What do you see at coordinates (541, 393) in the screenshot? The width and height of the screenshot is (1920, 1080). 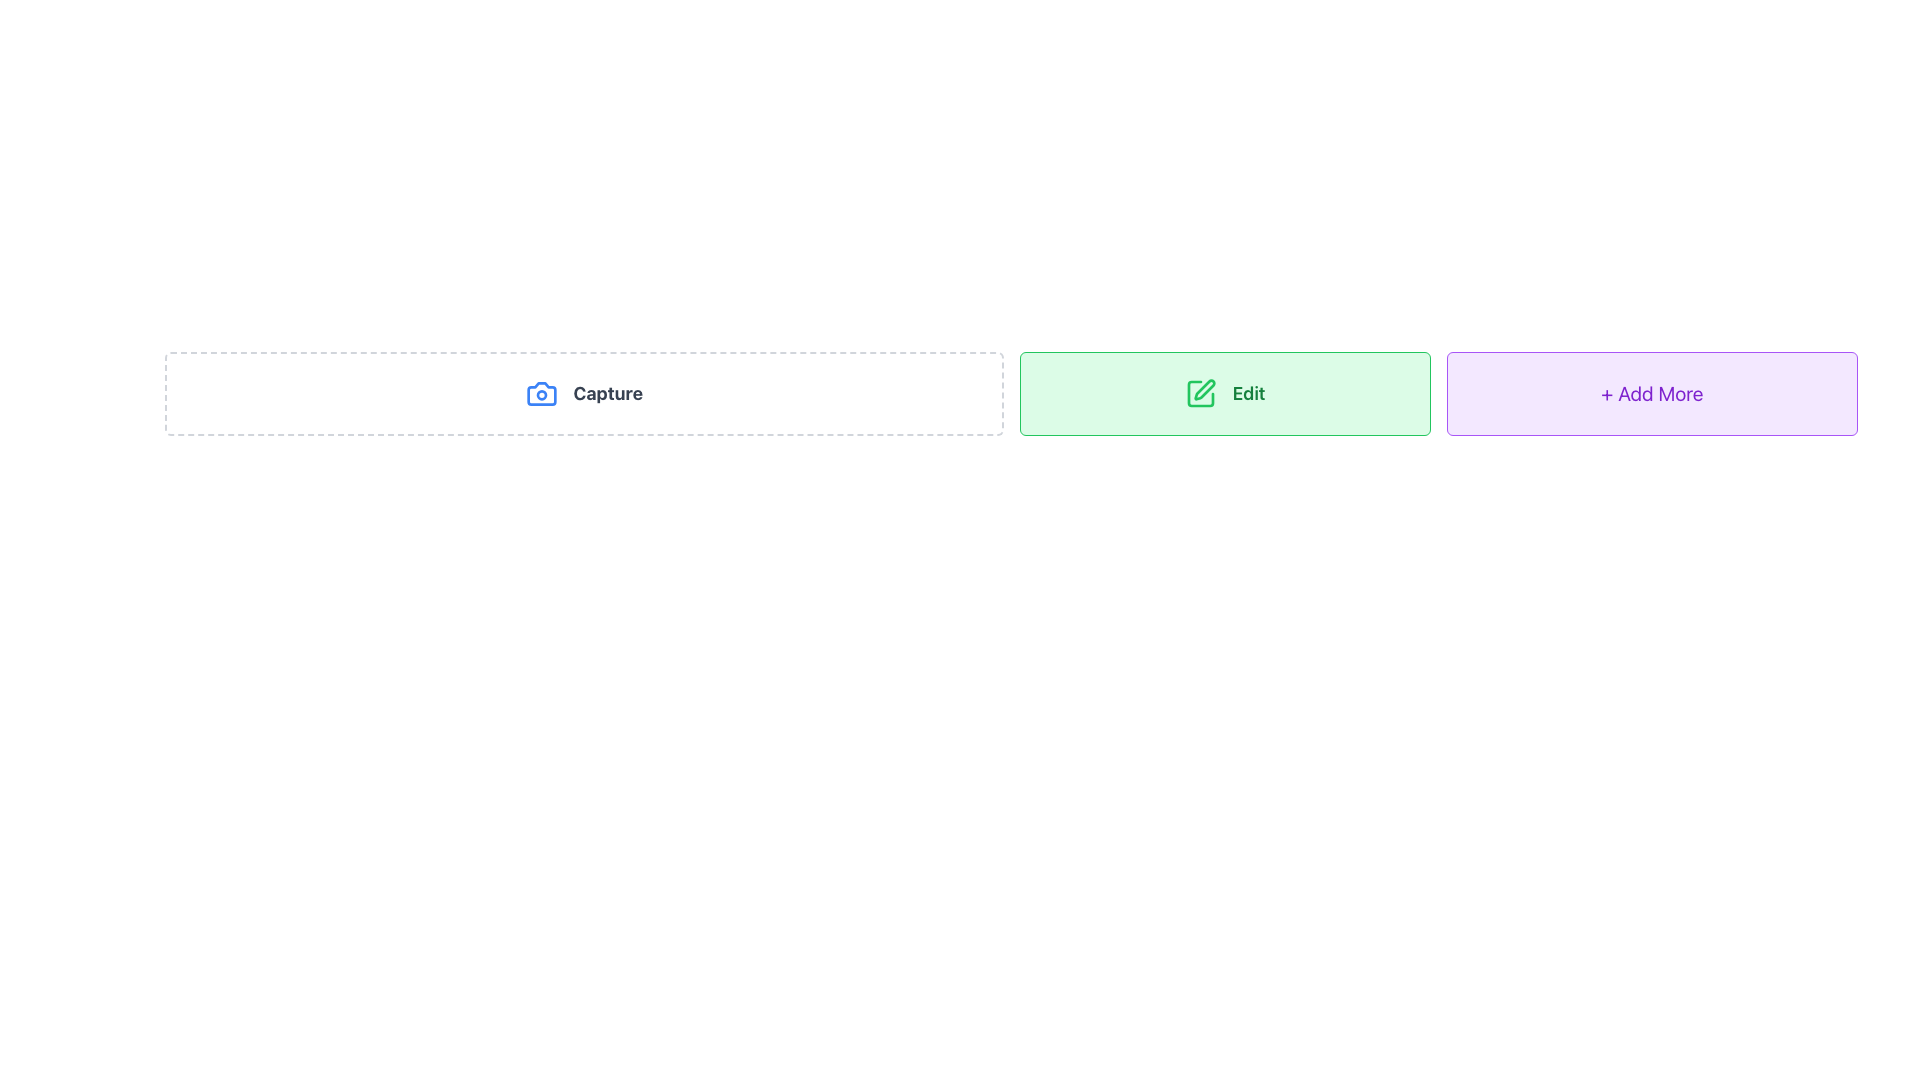 I see `the camera icon located to the left of the 'Capture' button in the interface, which signifies the capturing functionality` at bounding box center [541, 393].